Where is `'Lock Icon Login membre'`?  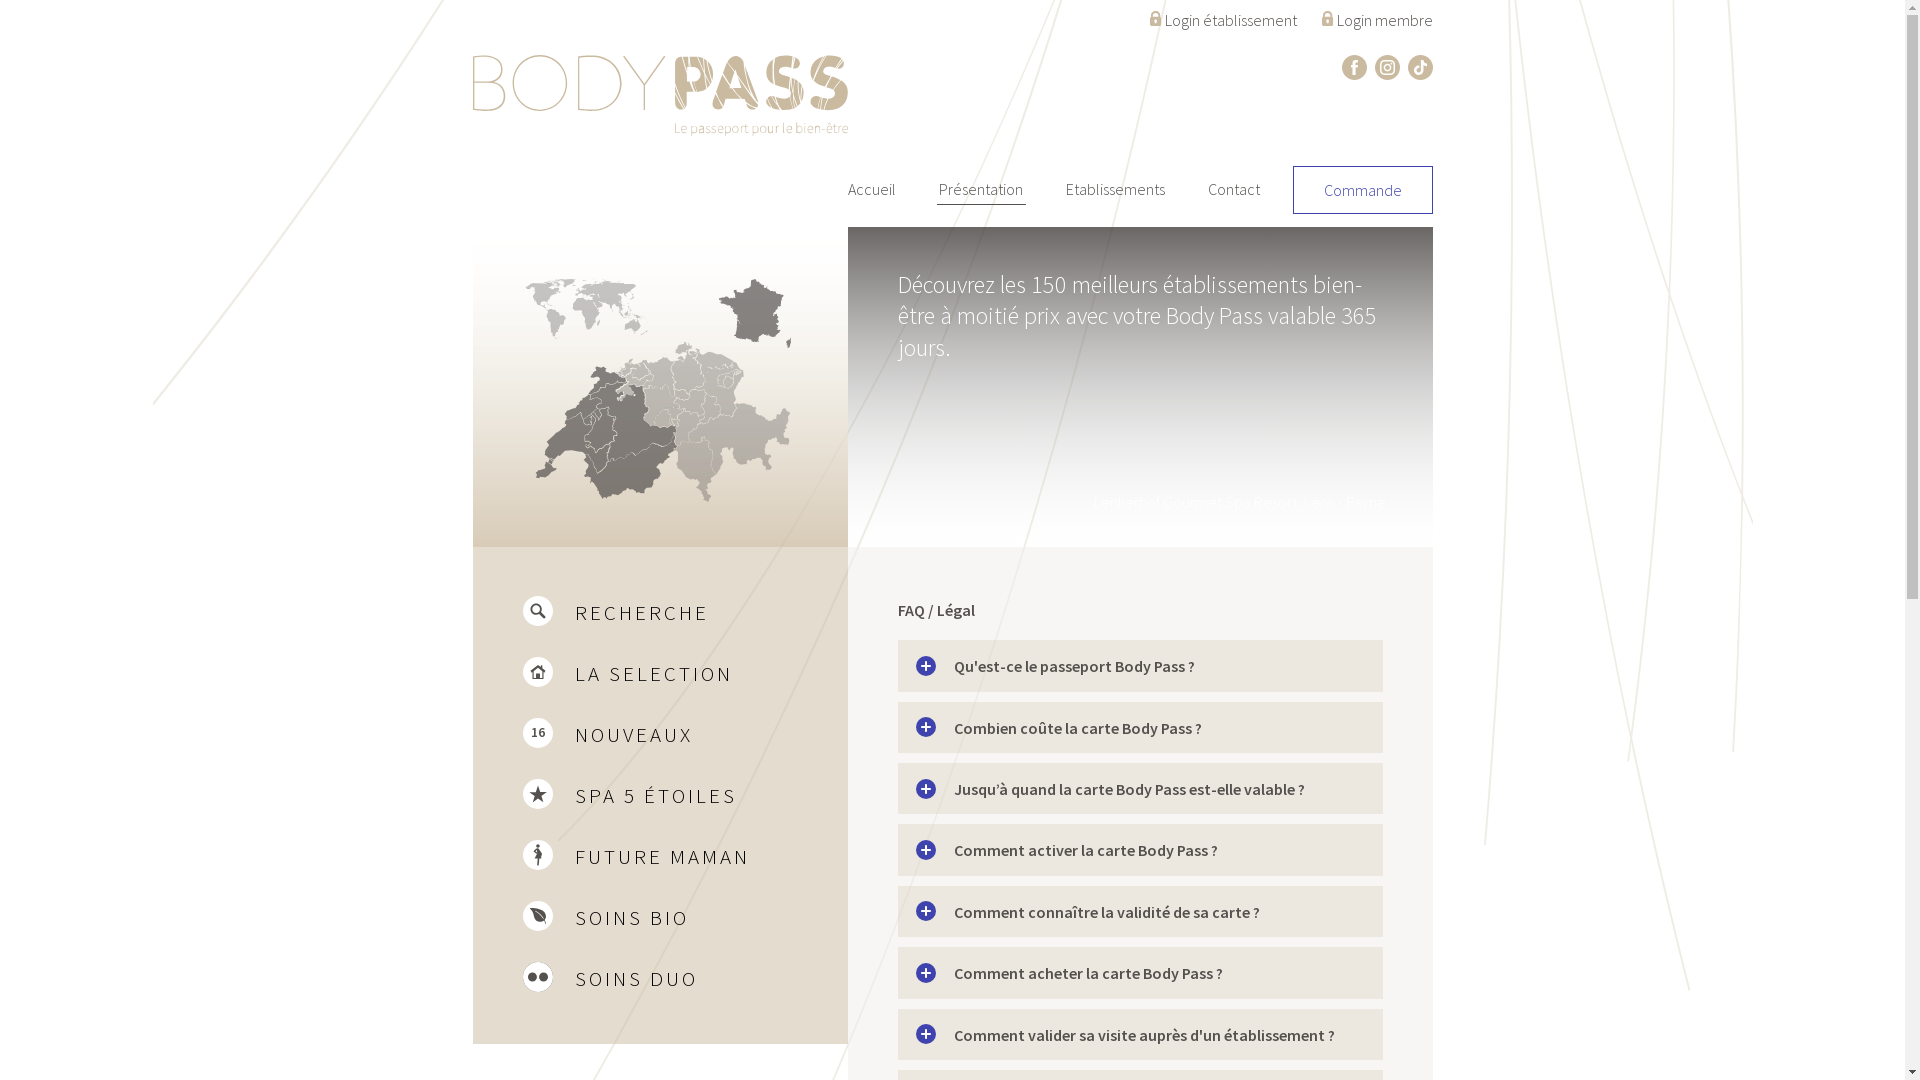 'Lock Icon Login membre' is located at coordinates (1376, 15).